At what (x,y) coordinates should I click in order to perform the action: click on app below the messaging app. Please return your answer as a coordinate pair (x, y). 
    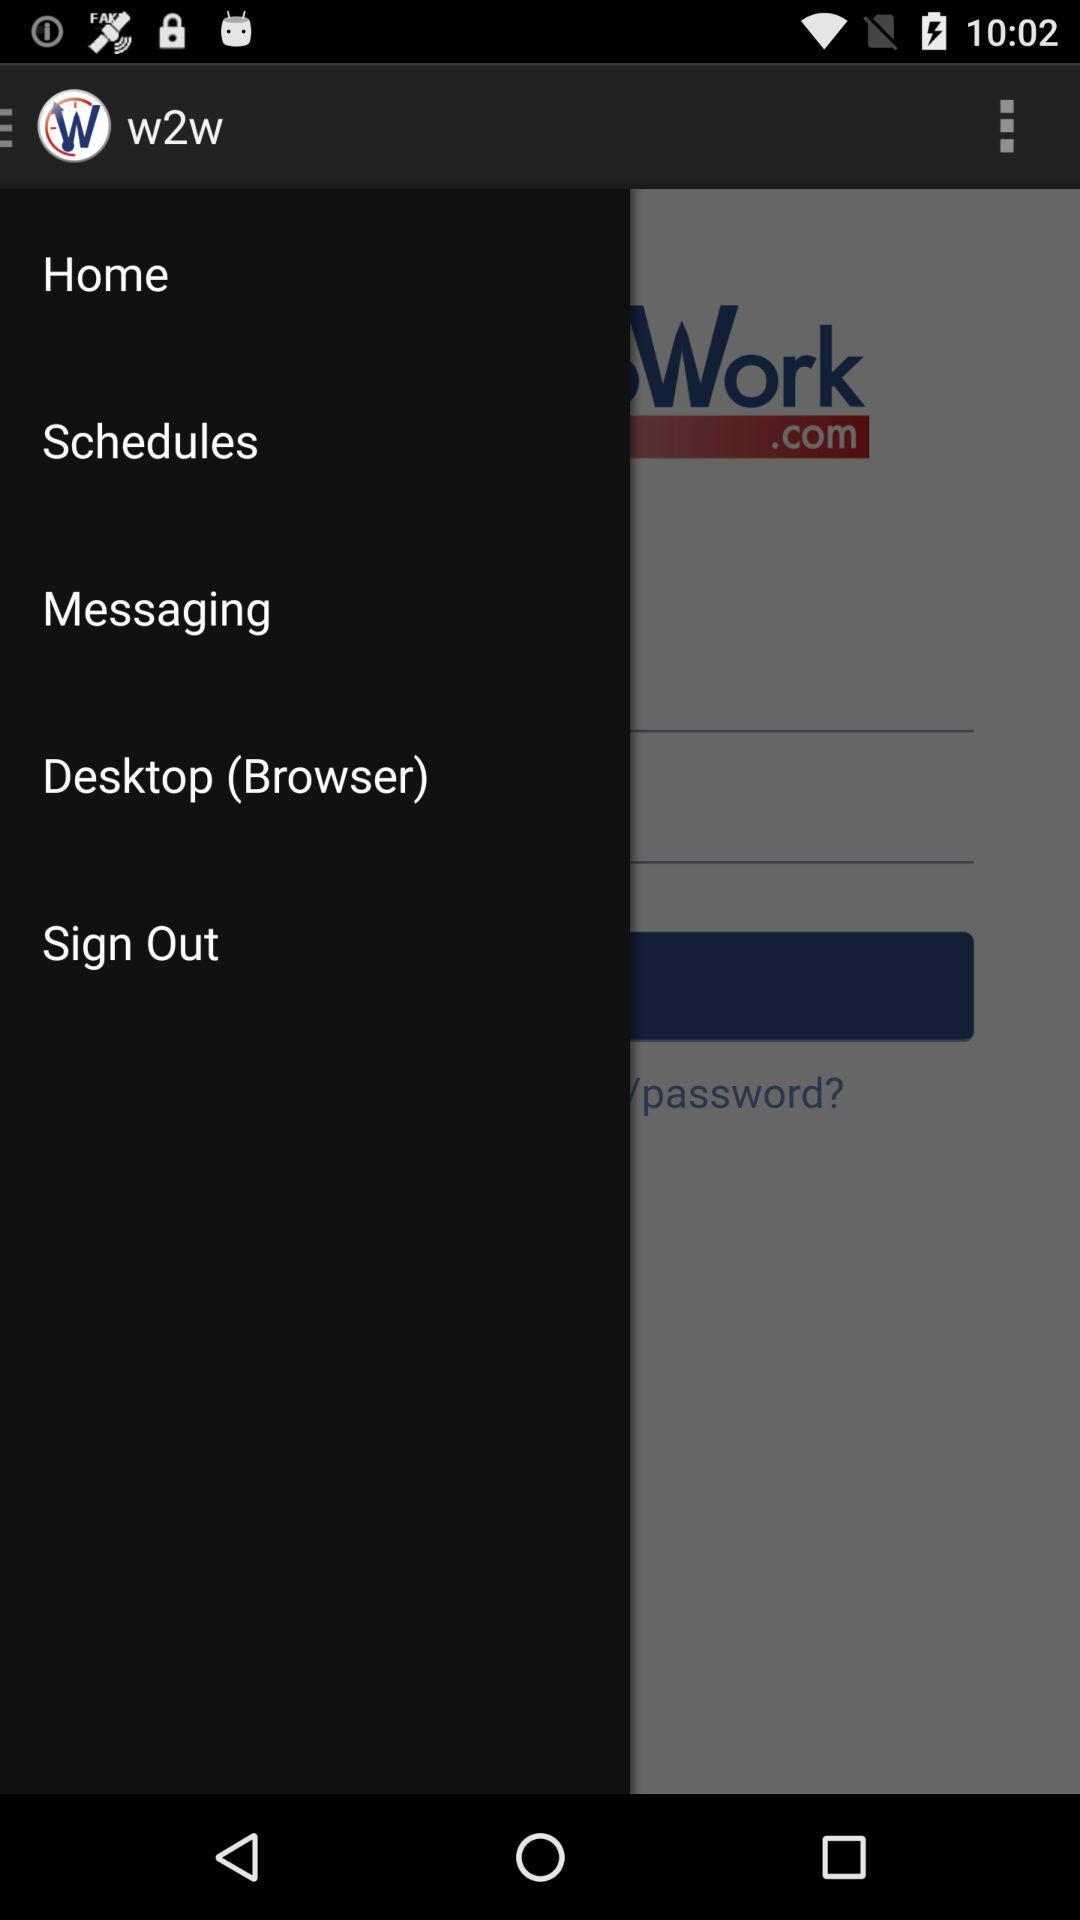
    Looking at the image, I should click on (315, 773).